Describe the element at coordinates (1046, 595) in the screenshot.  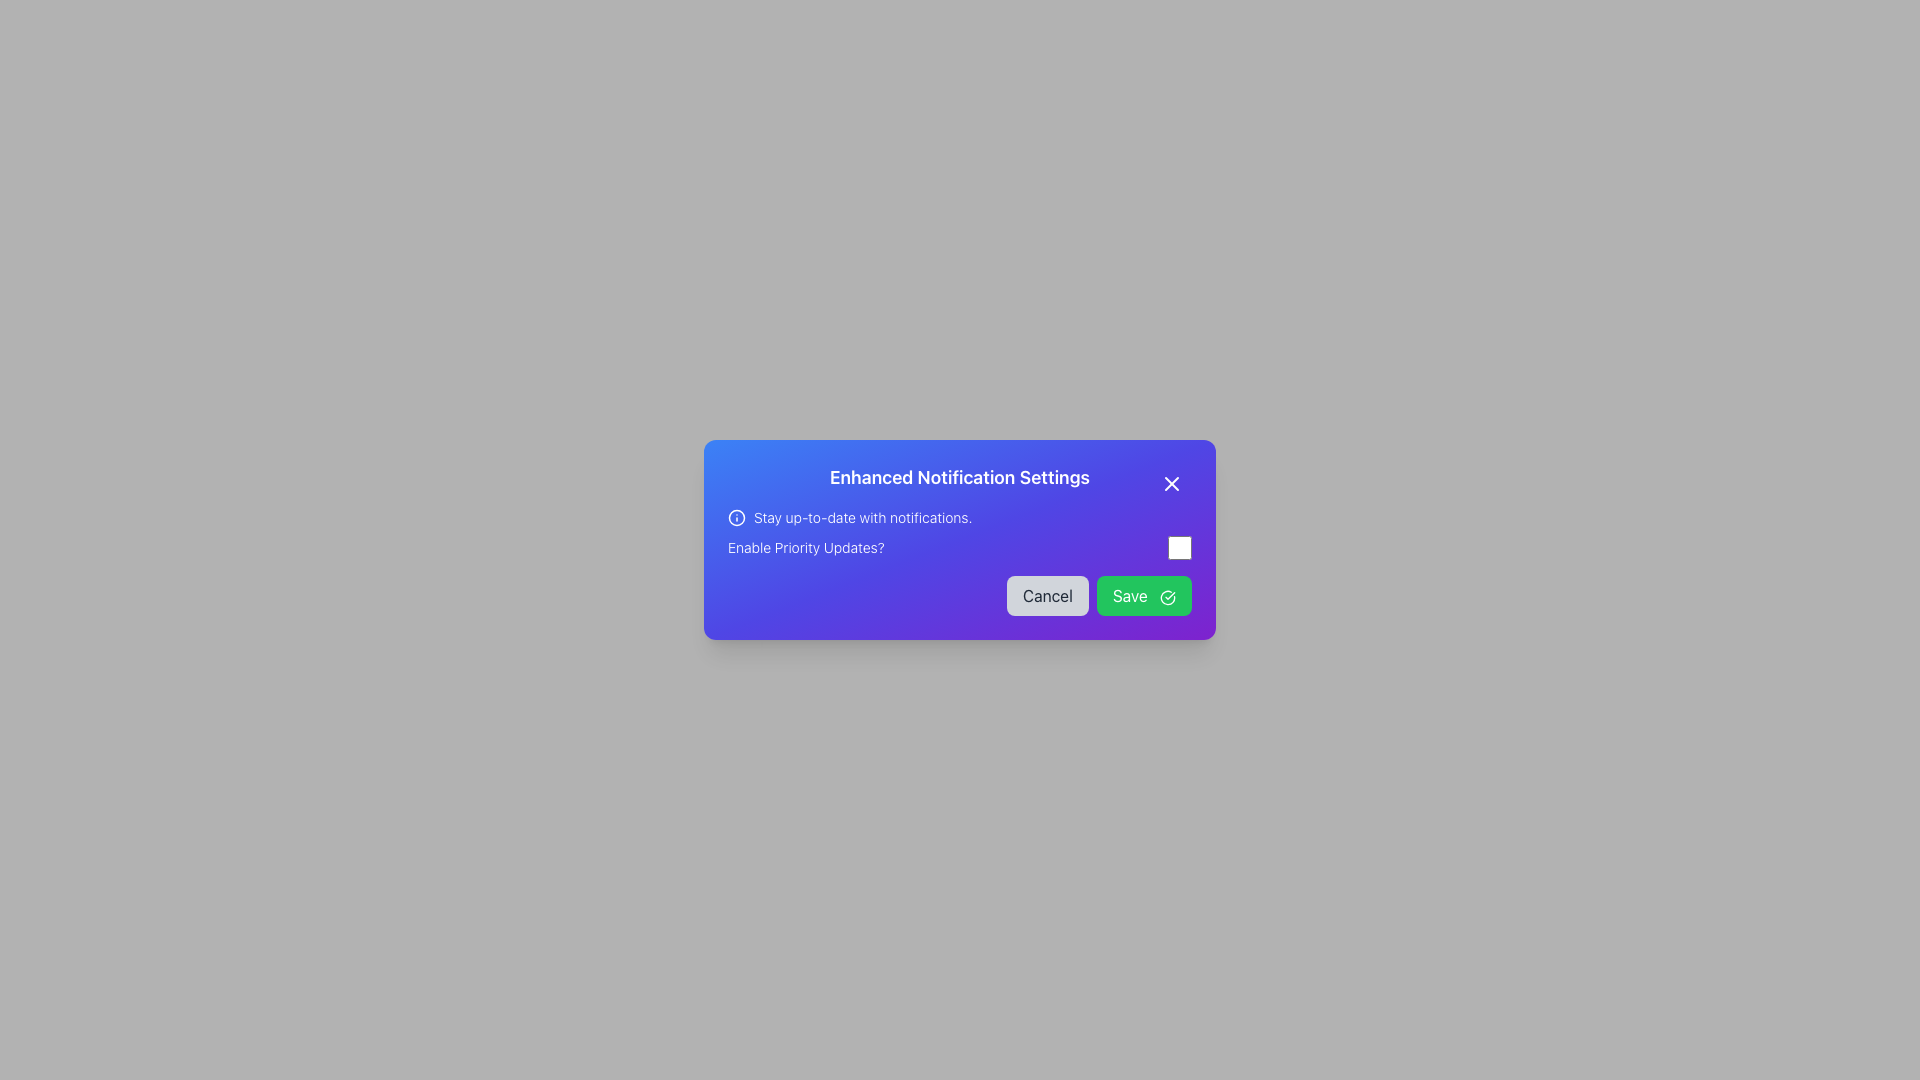
I see `the cancel button located at the bottom-right corner of the 'Enhanced Notification Settings' modal` at that location.